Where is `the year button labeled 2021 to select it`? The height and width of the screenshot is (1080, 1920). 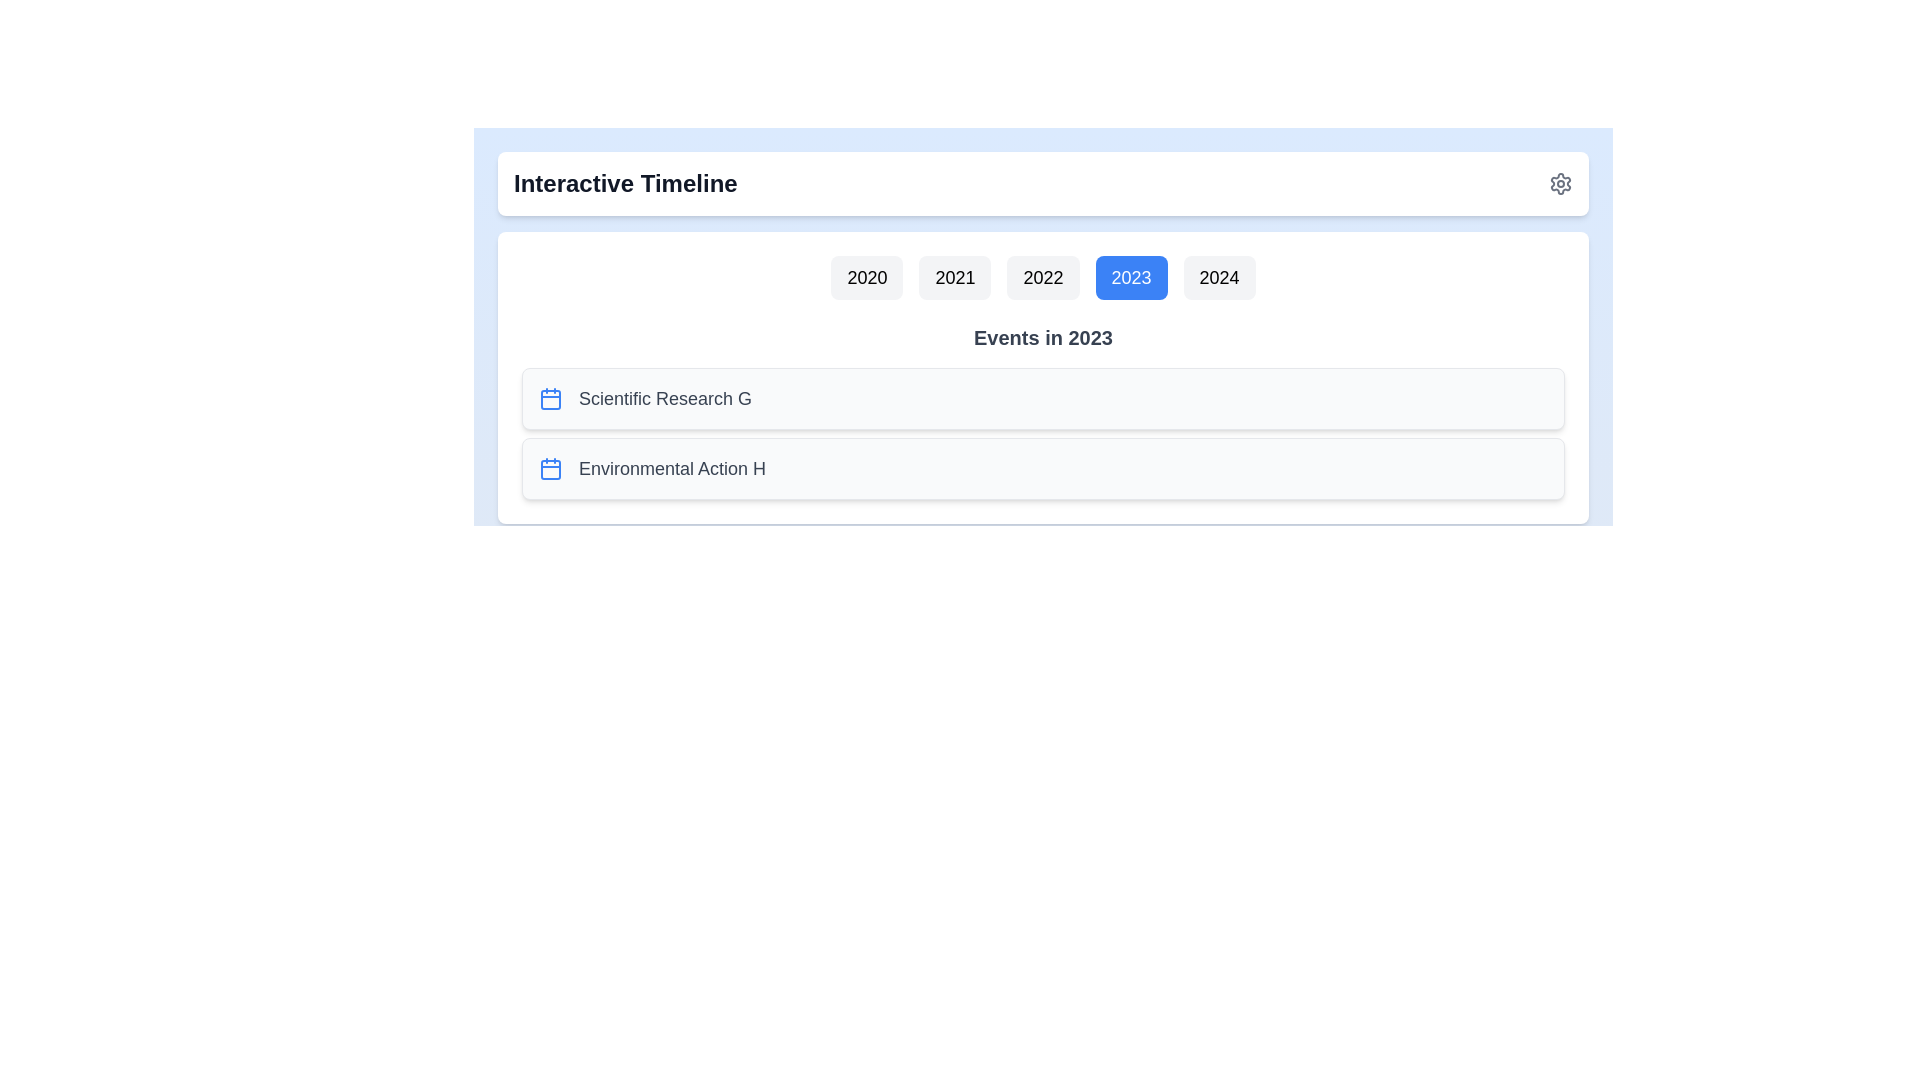
the year button labeled 2021 to select it is located at coordinates (954, 277).